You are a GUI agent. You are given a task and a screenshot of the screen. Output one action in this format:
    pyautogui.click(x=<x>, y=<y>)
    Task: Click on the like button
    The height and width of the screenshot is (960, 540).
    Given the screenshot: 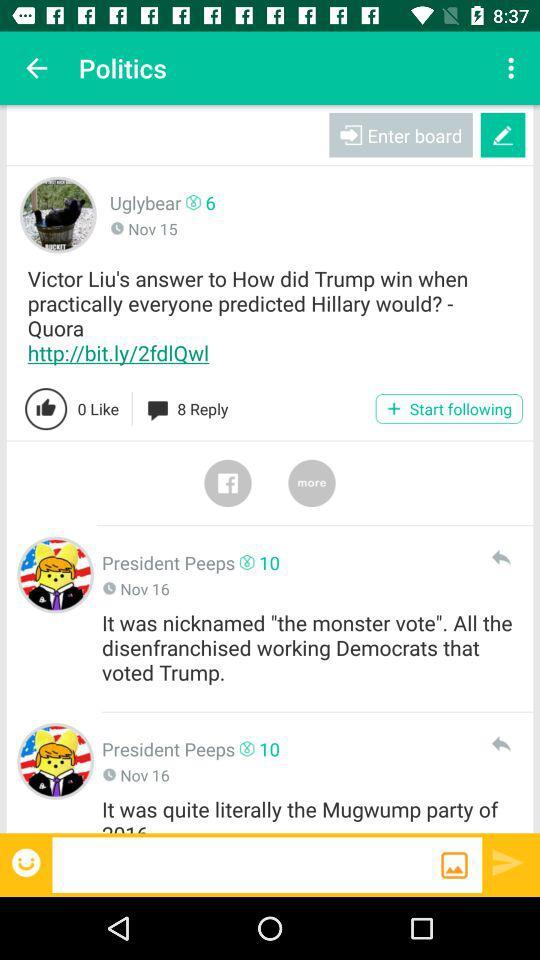 What is the action you would take?
    pyautogui.click(x=46, y=408)
    